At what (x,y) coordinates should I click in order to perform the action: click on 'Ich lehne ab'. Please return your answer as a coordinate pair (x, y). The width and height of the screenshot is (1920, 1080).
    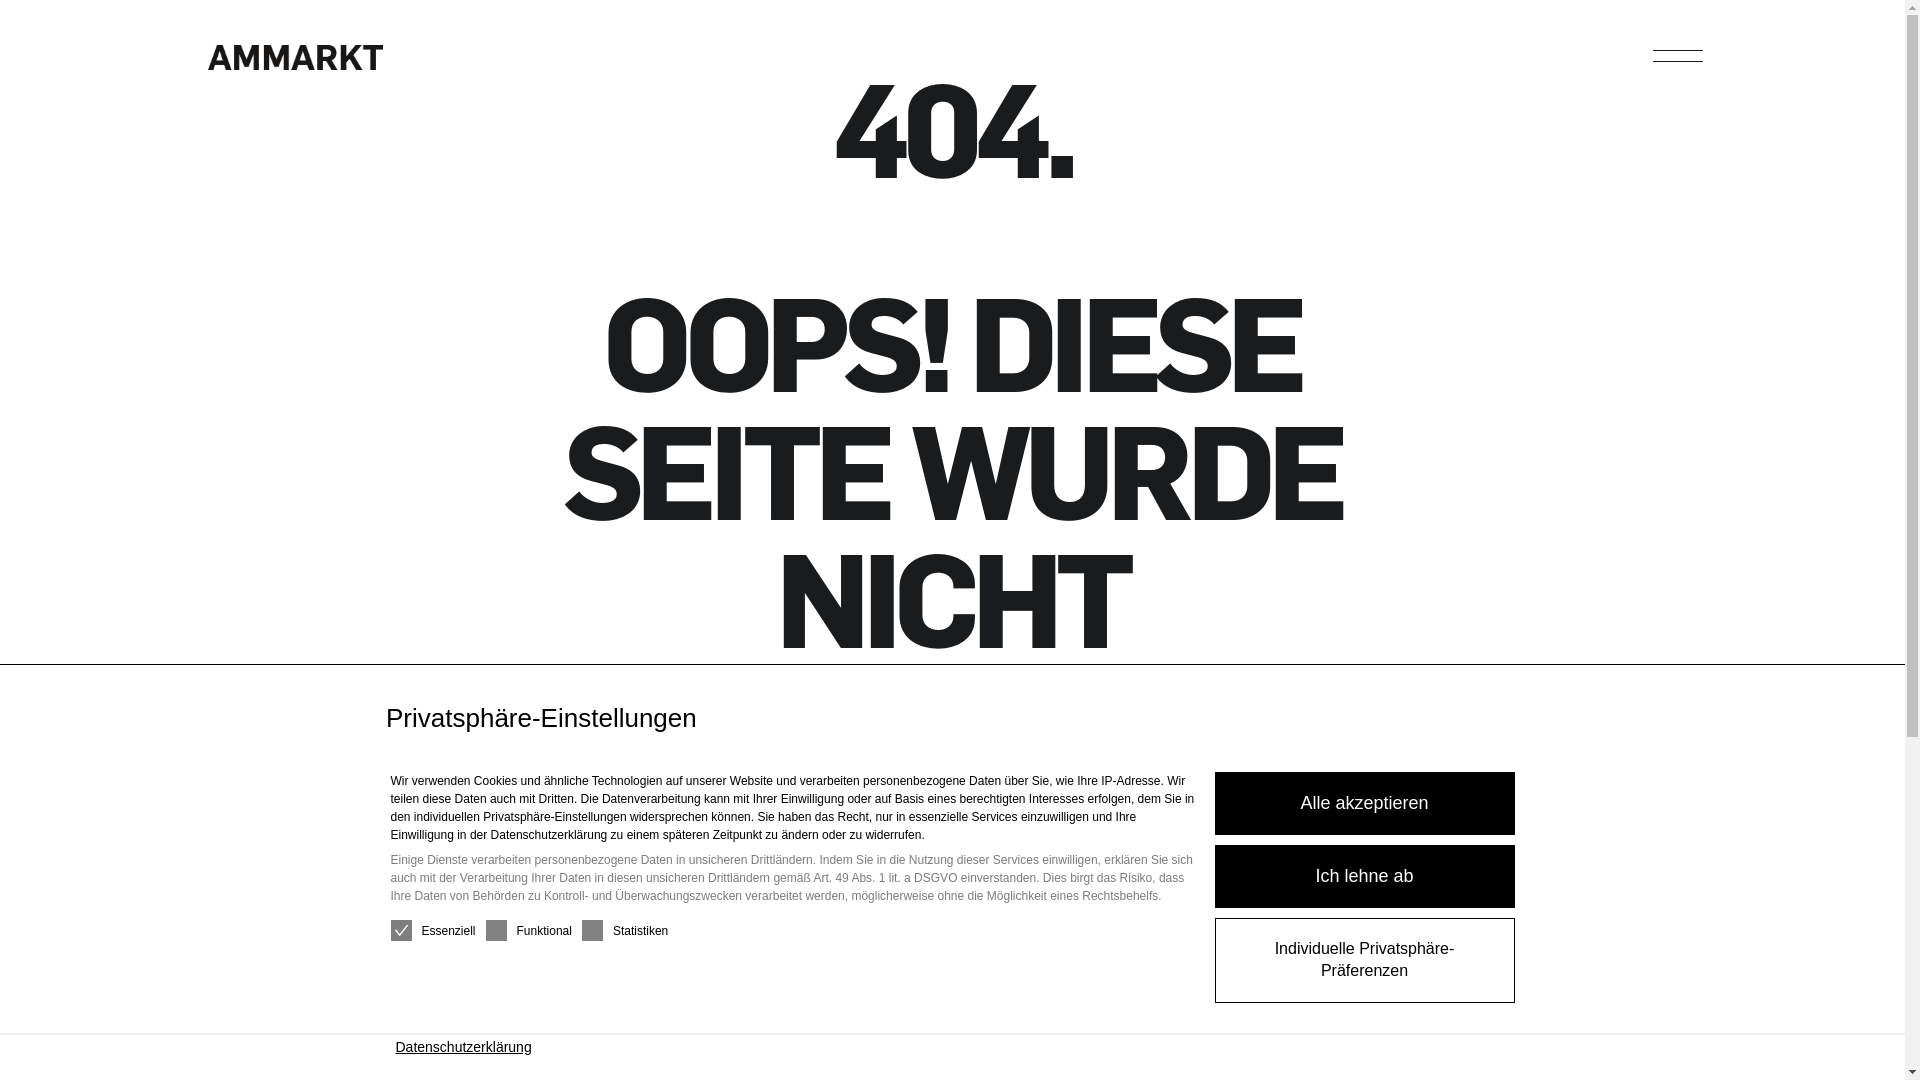
    Looking at the image, I should click on (1362, 875).